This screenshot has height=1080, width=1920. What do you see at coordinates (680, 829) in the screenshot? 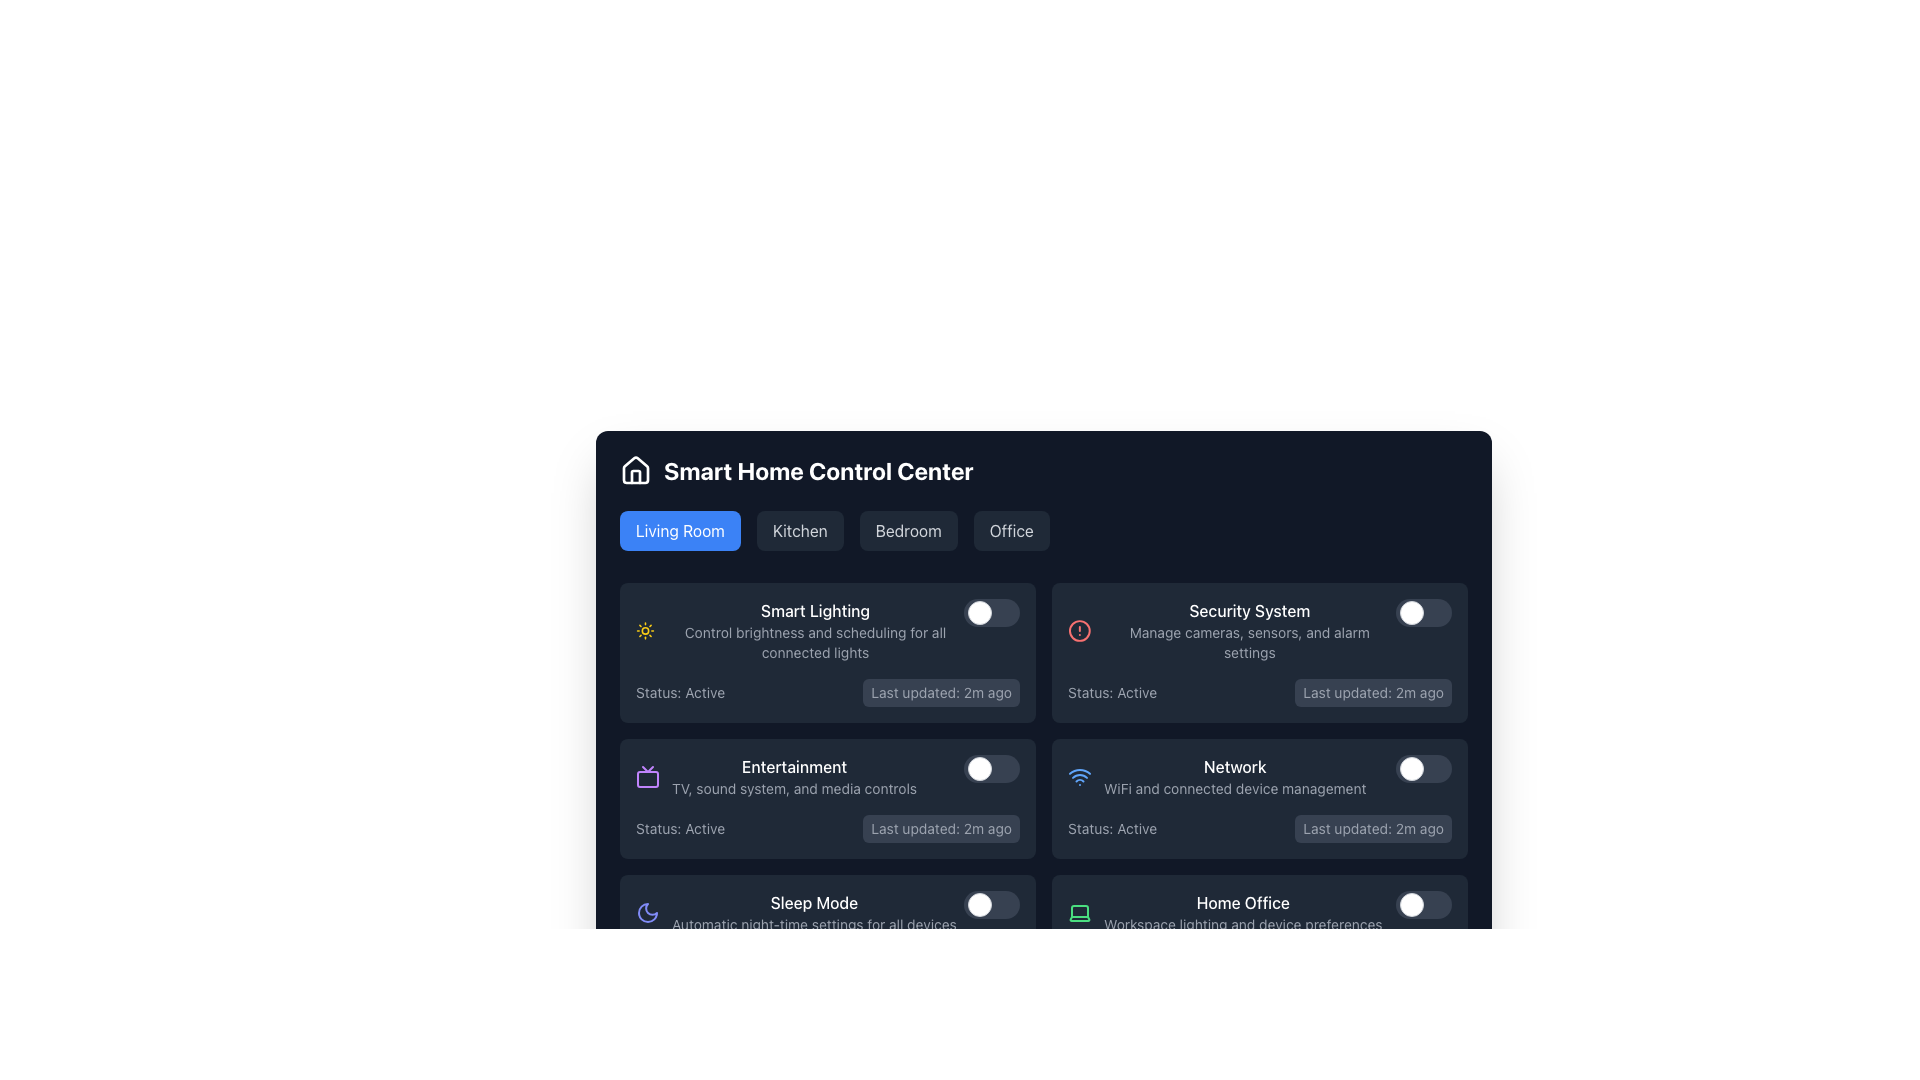
I see `the 'Active' status text label within the 'Entertainment' card, which is located to the left of the 'Last updated: 2m ago' text` at bounding box center [680, 829].